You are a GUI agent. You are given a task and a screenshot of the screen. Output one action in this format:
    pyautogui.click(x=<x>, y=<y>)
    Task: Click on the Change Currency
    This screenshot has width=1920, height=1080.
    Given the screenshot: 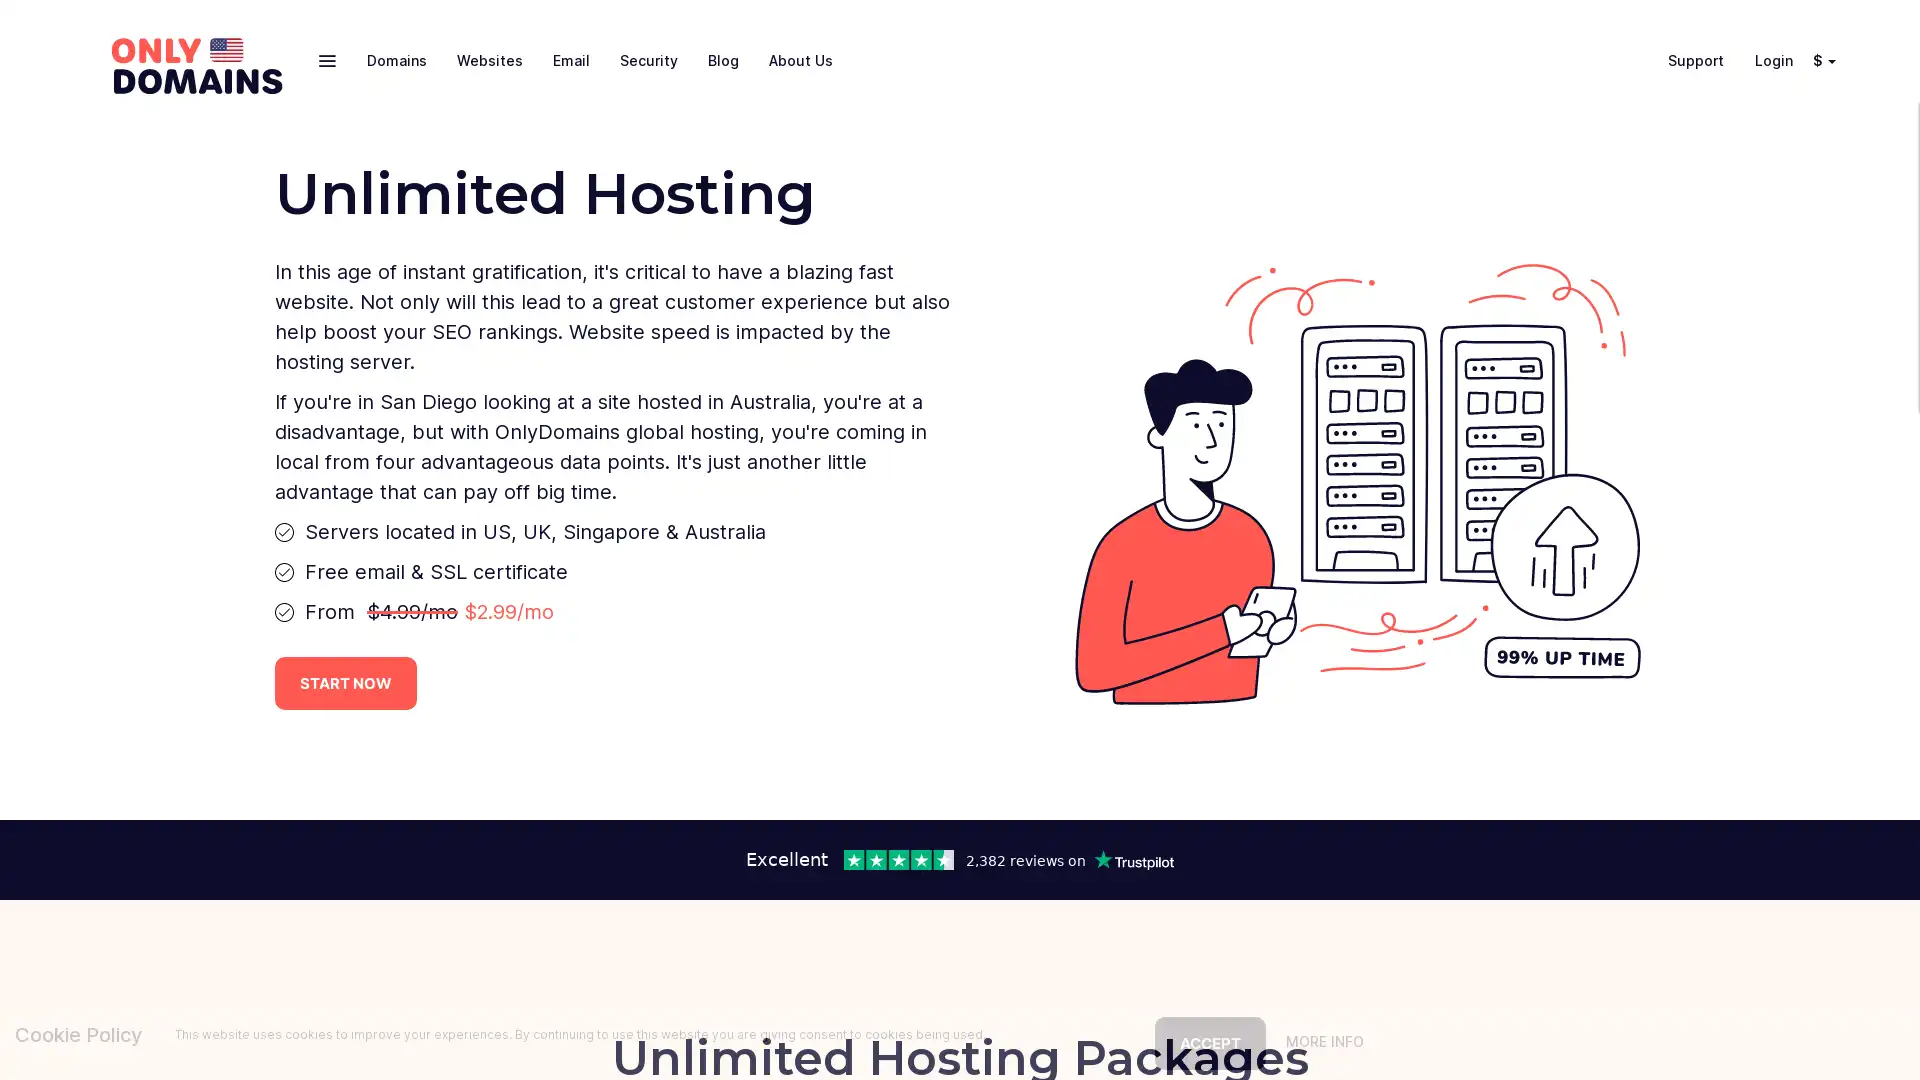 What is the action you would take?
    pyautogui.click(x=1835, y=59)
    